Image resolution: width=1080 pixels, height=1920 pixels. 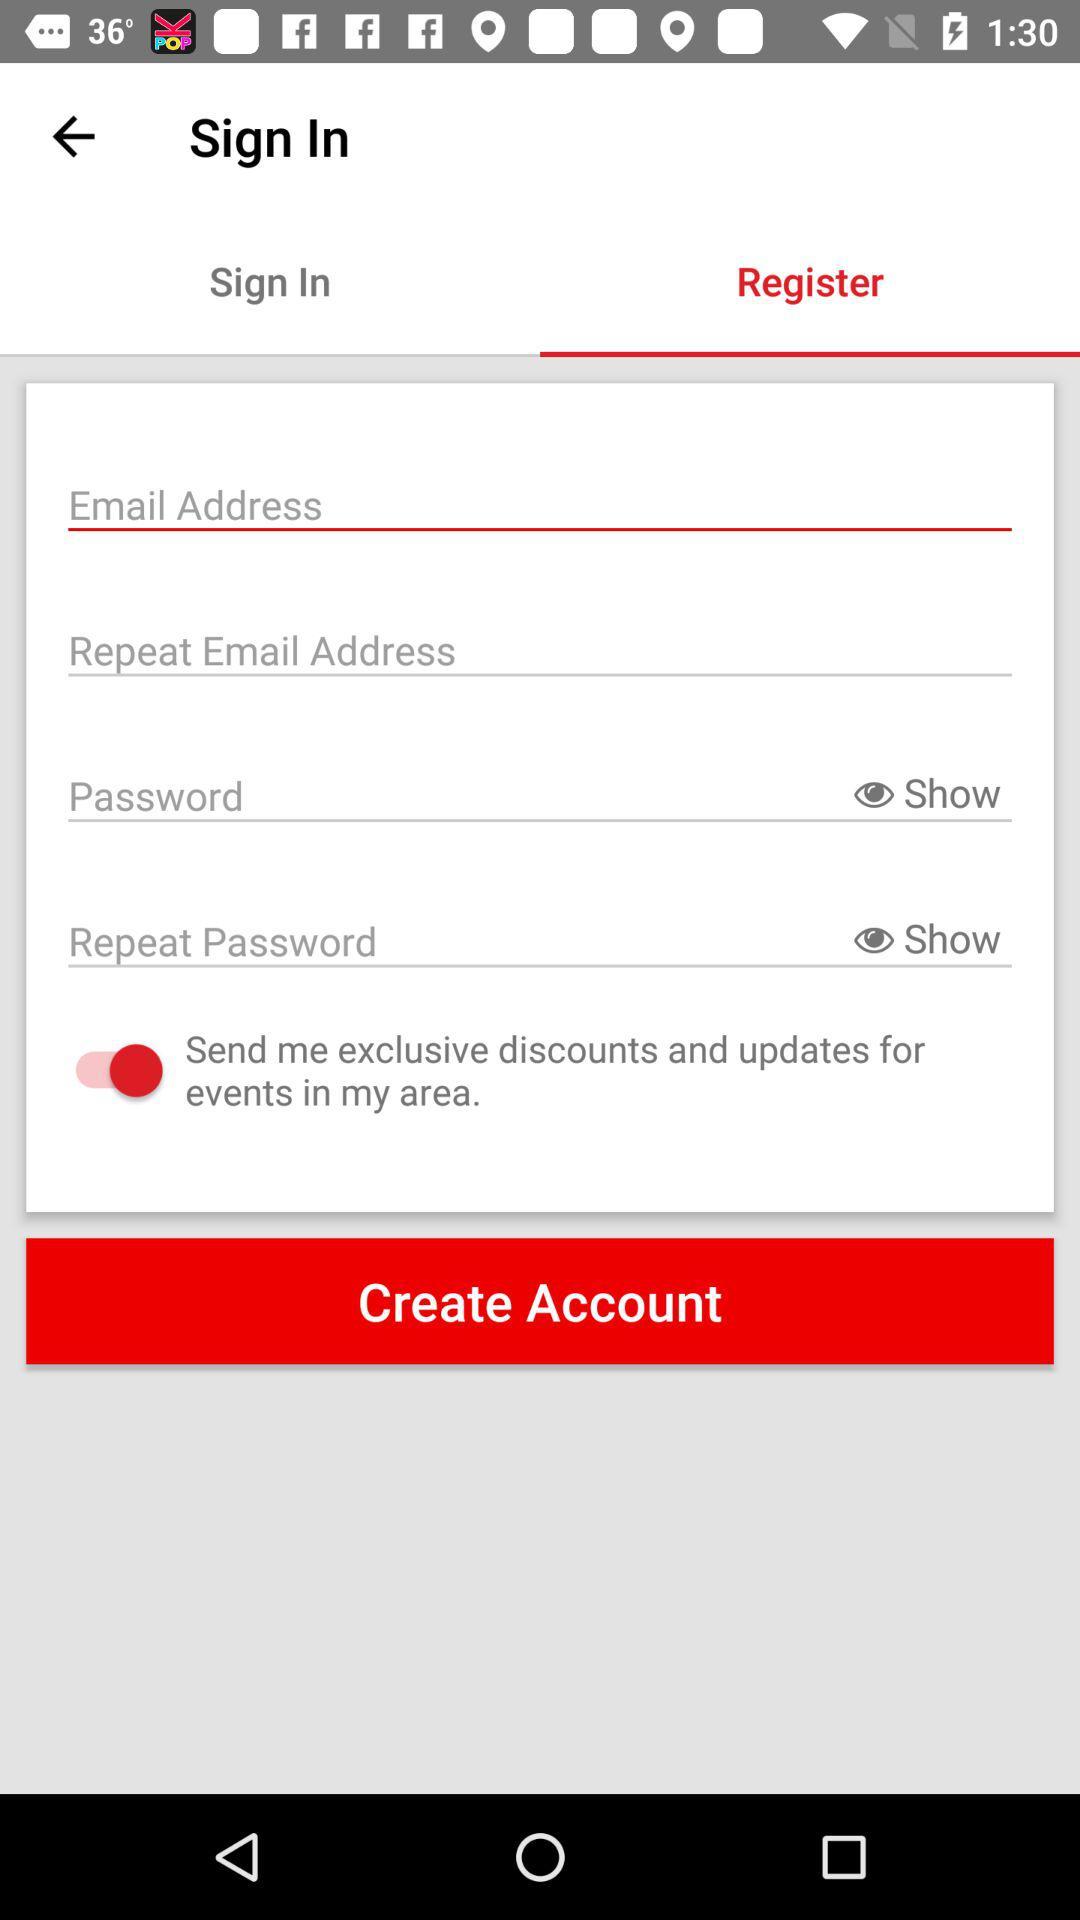 What do you see at coordinates (540, 502) in the screenshot?
I see `type your id name` at bounding box center [540, 502].